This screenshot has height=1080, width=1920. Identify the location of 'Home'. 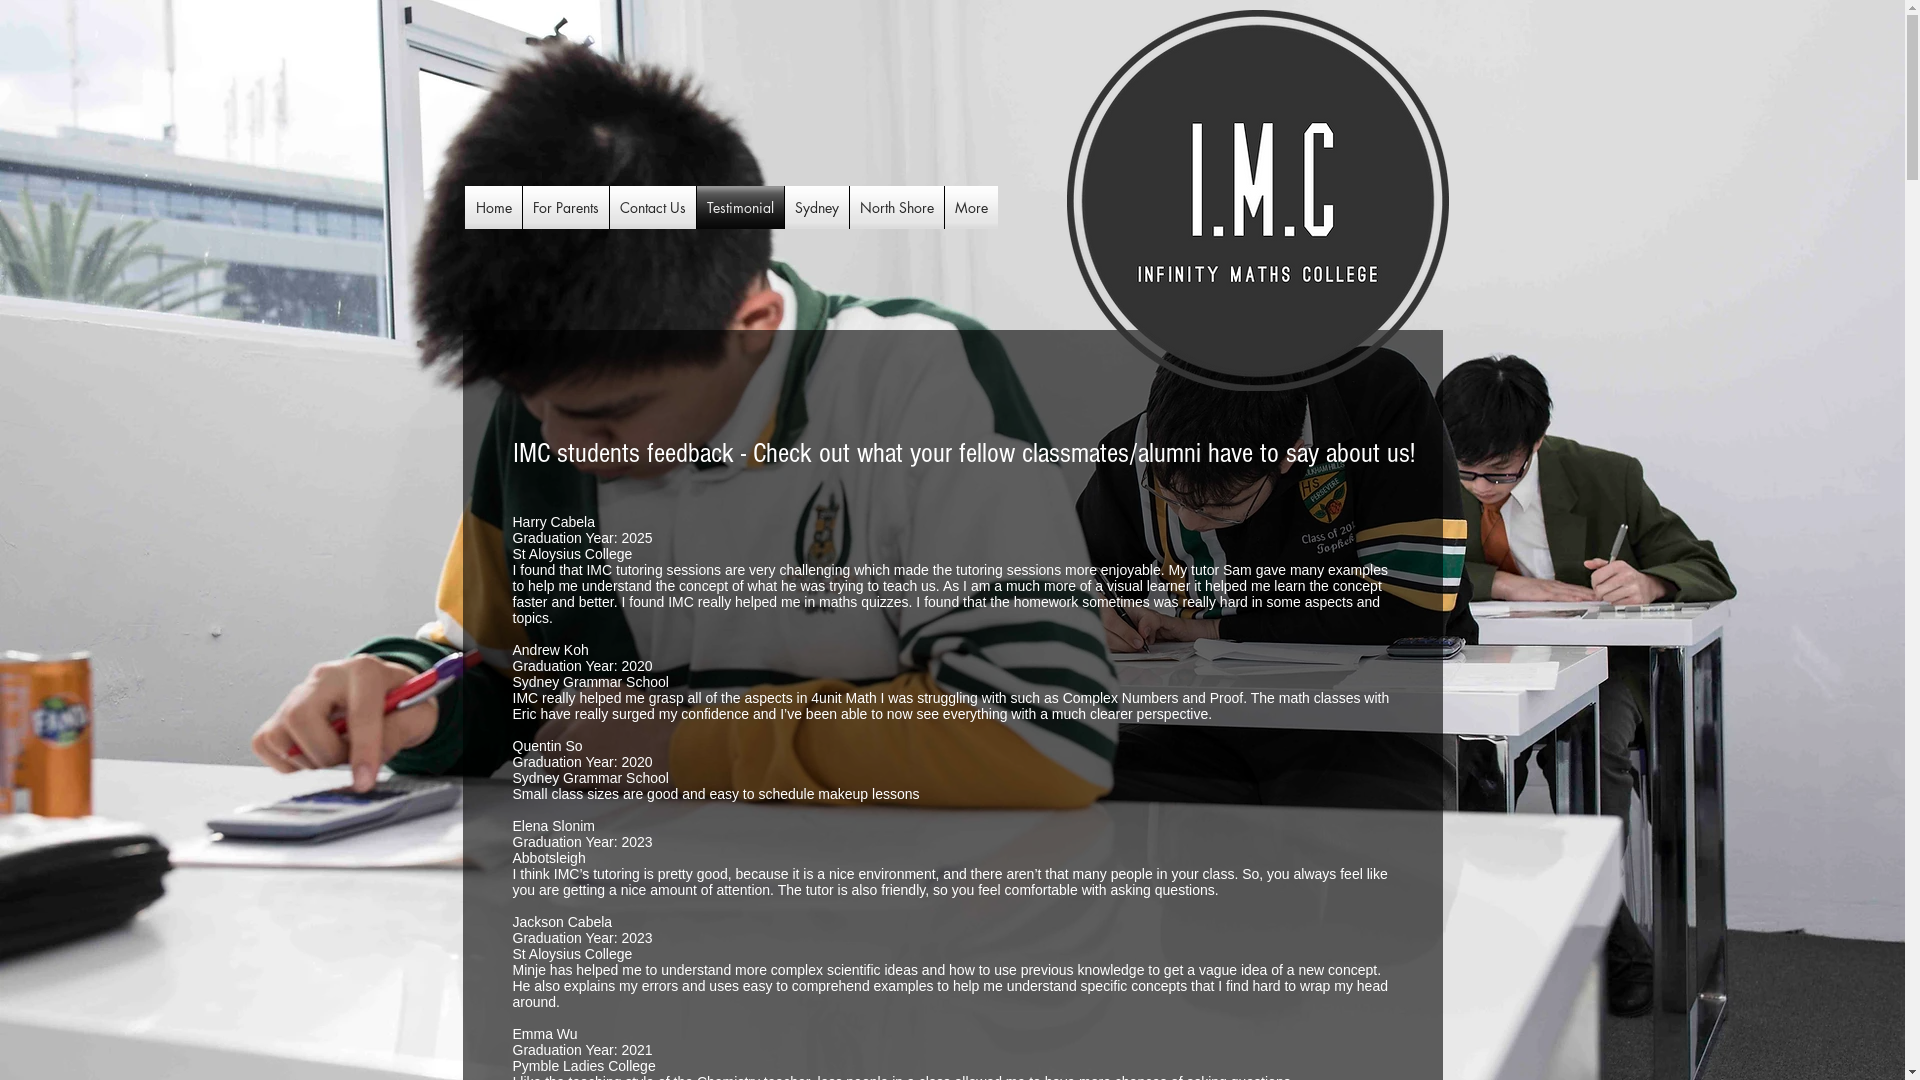
(494, 207).